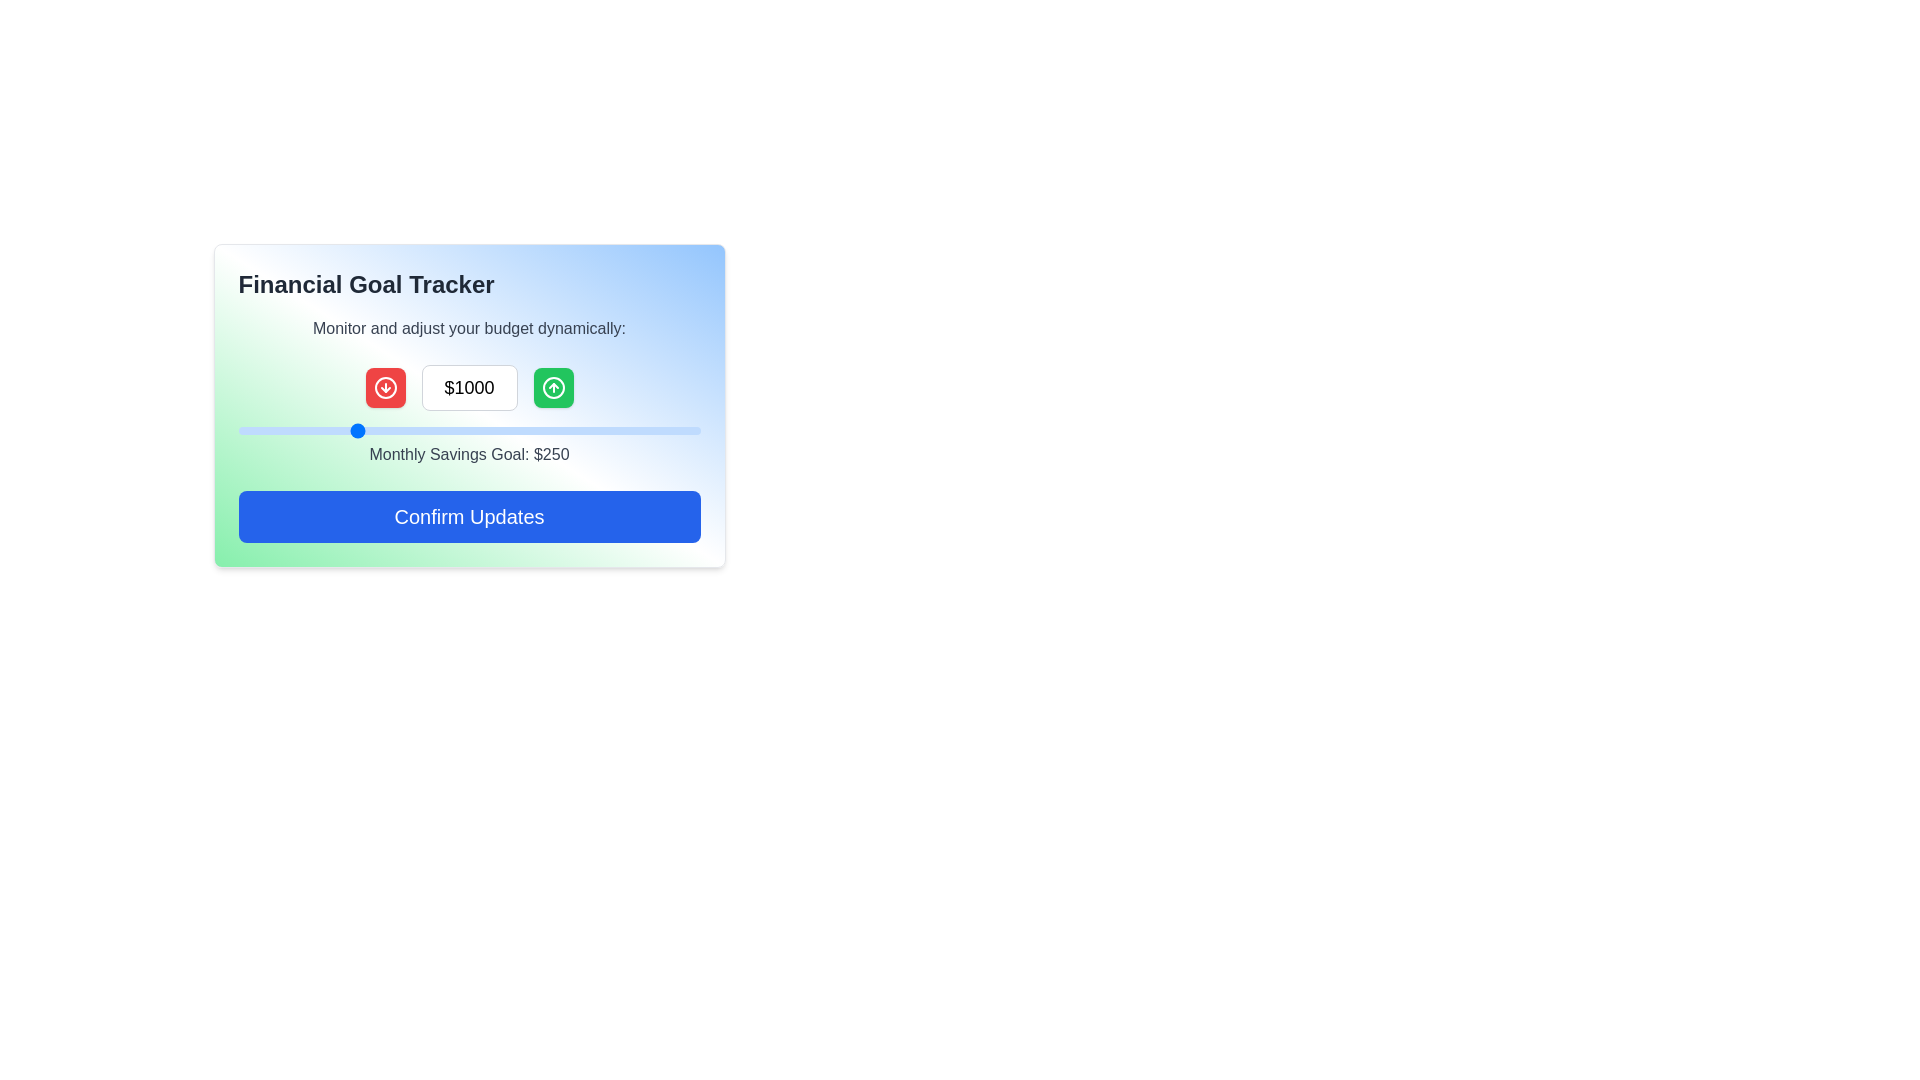 The width and height of the screenshot is (1920, 1080). Describe the element at coordinates (553, 388) in the screenshot. I see `the Circular SVG element that is part of the 'circle-arrow-up' icon, located in the center of the green circular control on the right side of the three horizontally aligned components in the interface's central area` at that location.